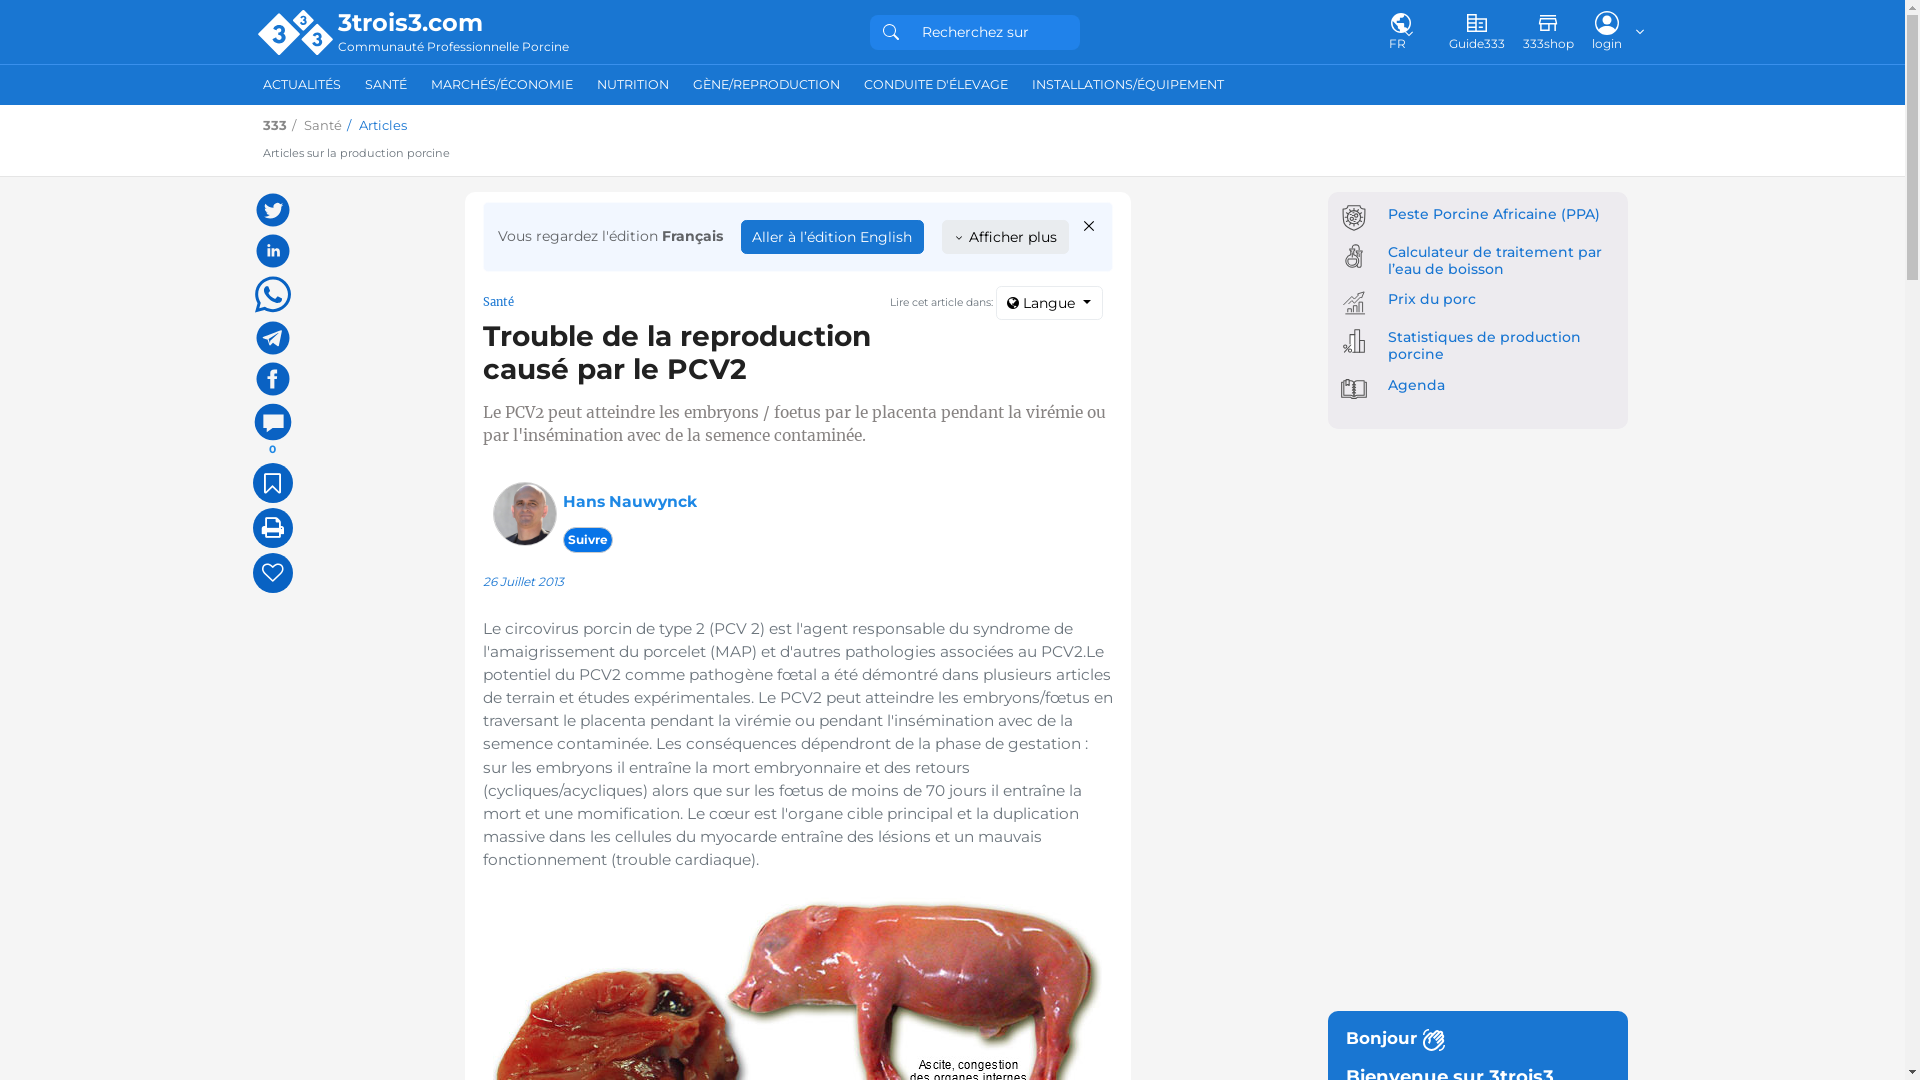 This screenshot has height=1080, width=1920. I want to click on 'Hans Nauwynck', so click(560, 500).